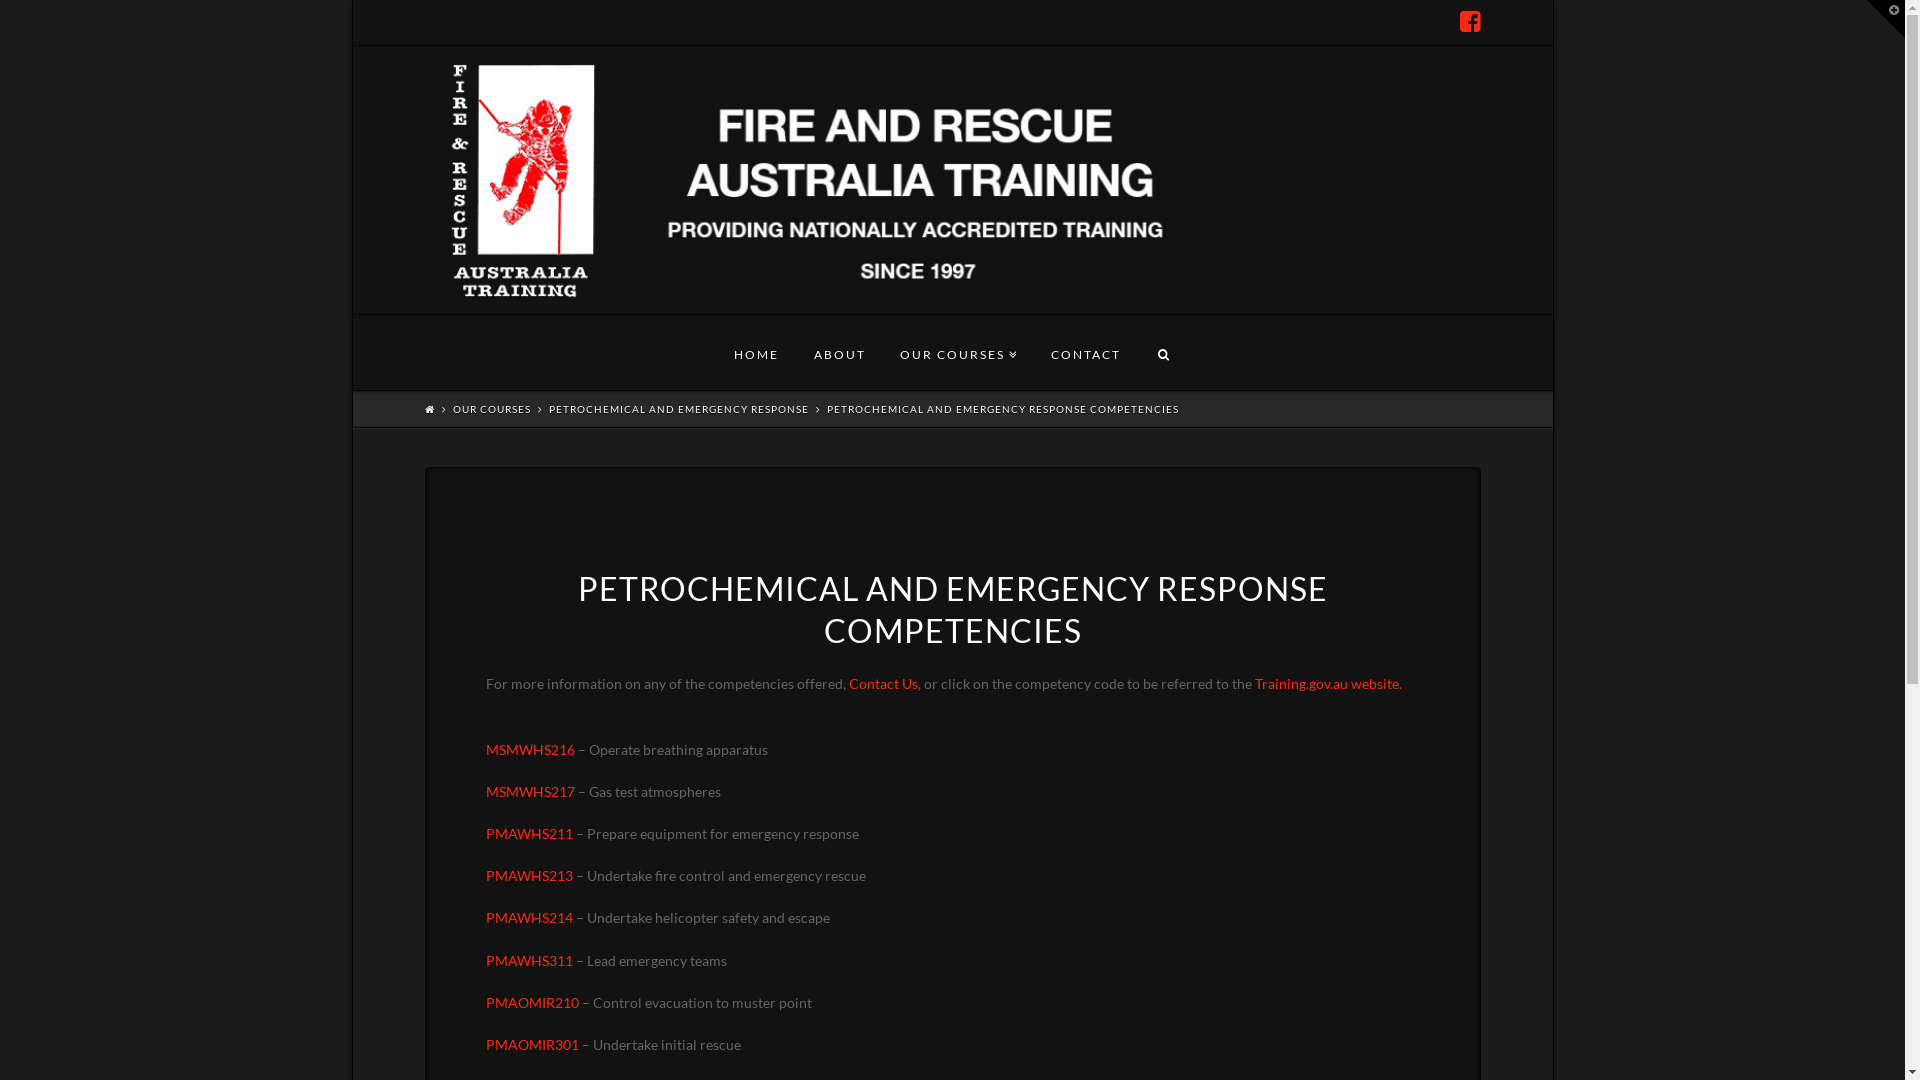 The width and height of the screenshot is (1920, 1080). I want to click on 'CONTACT', so click(1084, 351).